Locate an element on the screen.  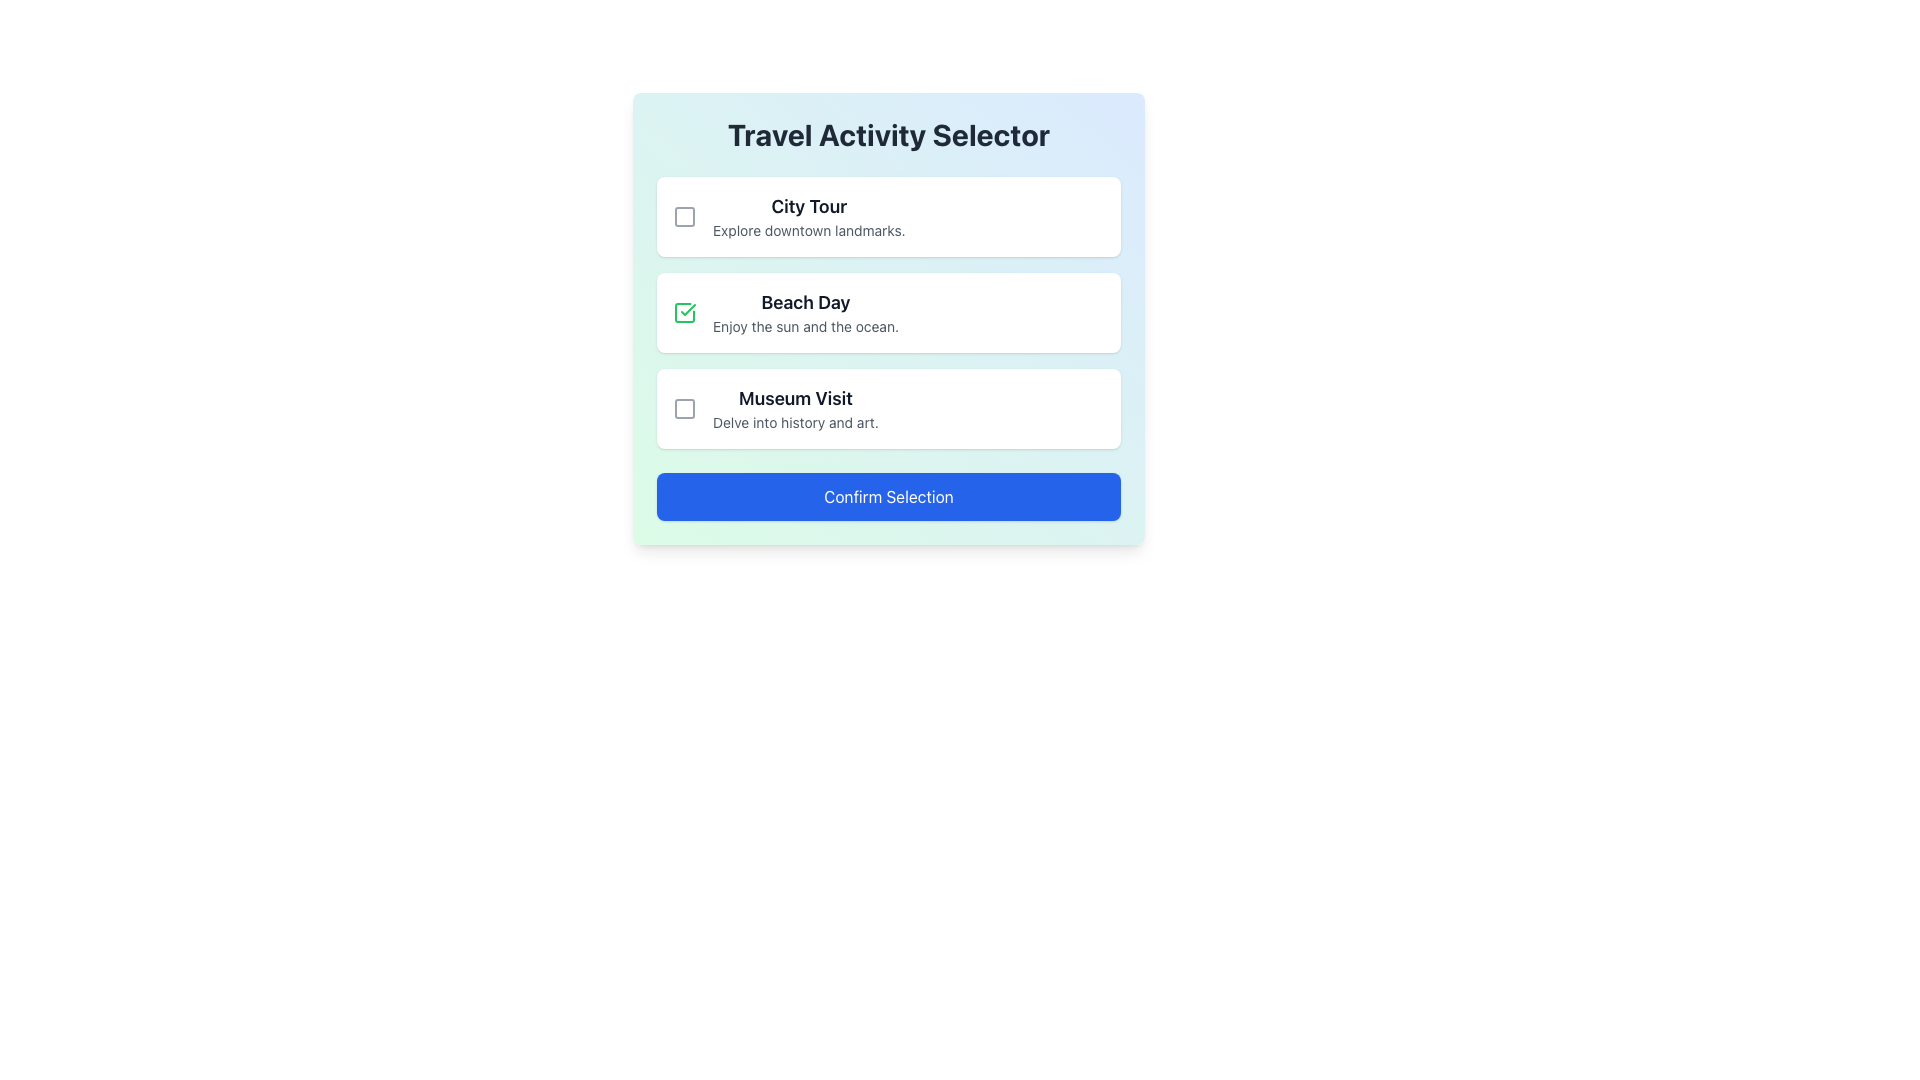
the checkbox in the second card of the 'Travel Activity Selector' is located at coordinates (887, 312).